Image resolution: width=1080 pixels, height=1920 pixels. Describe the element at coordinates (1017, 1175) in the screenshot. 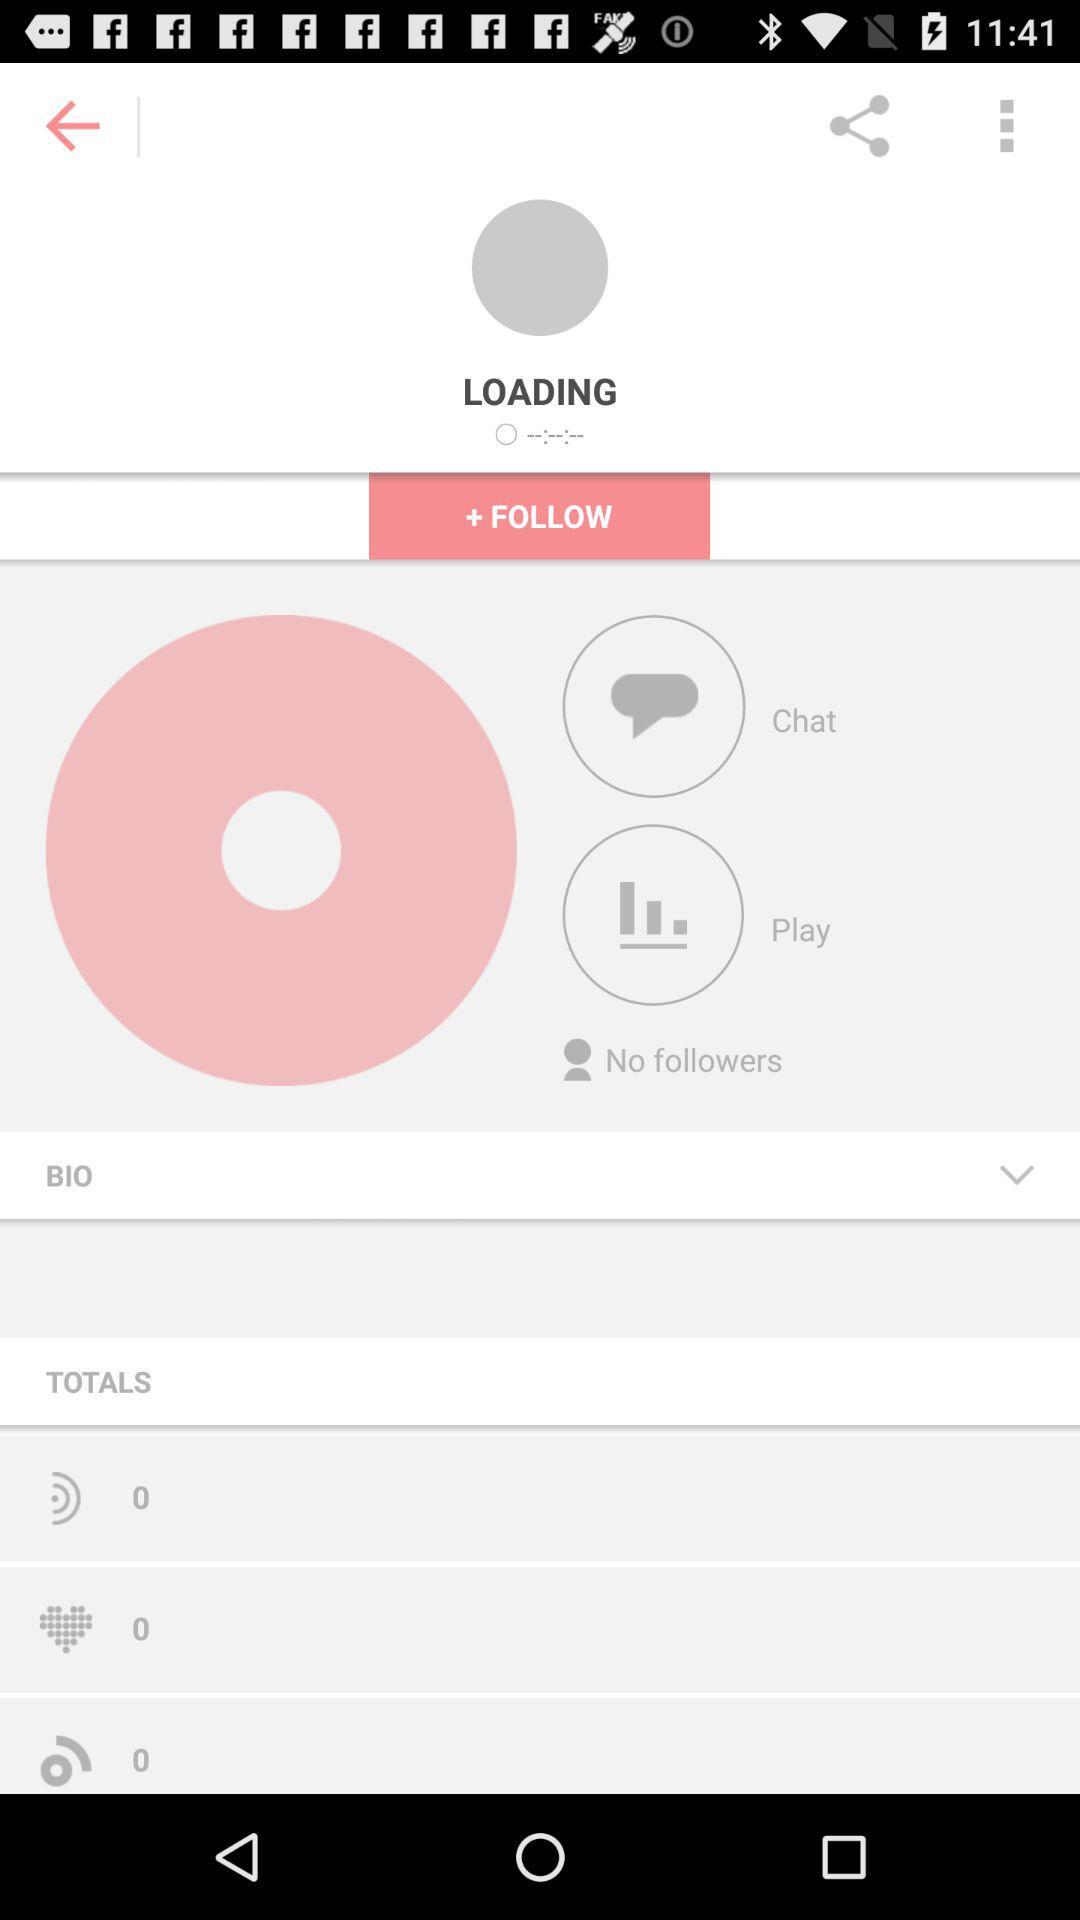

I see `the icon to the right of the bio` at that location.